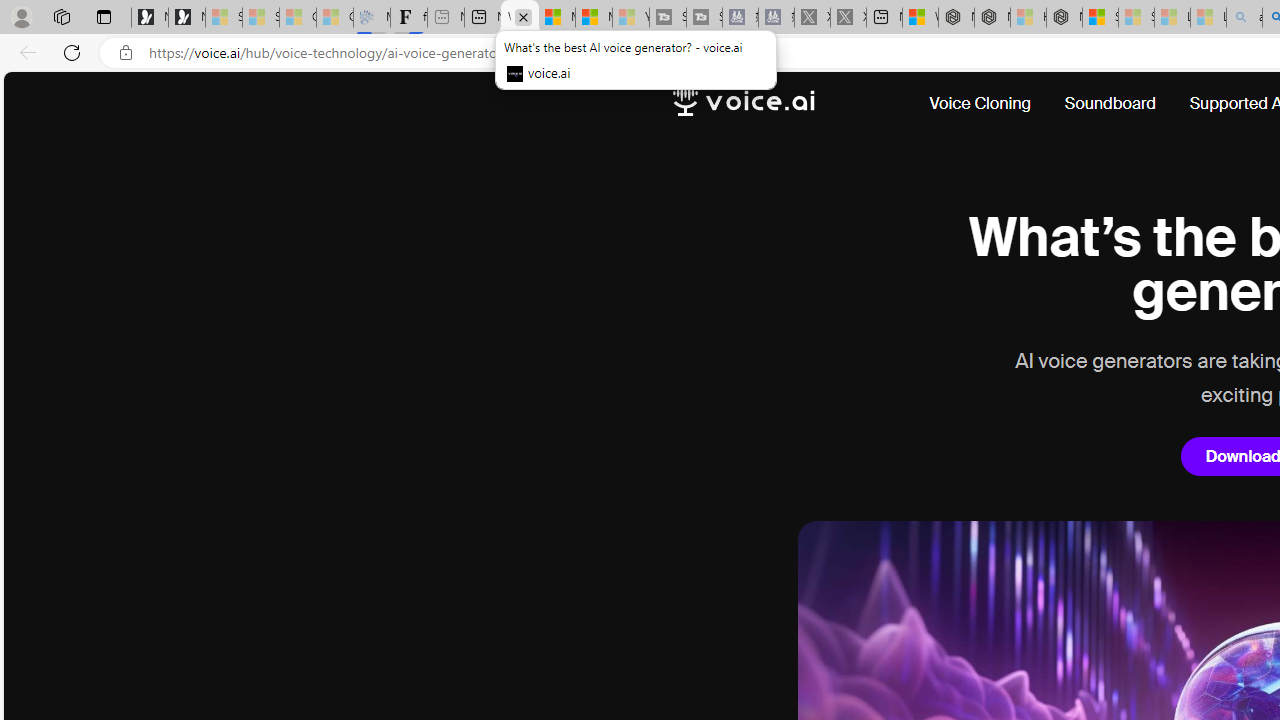 The width and height of the screenshot is (1280, 720). Describe the element at coordinates (186, 17) in the screenshot. I see `'Newsletter Sign Up'` at that location.